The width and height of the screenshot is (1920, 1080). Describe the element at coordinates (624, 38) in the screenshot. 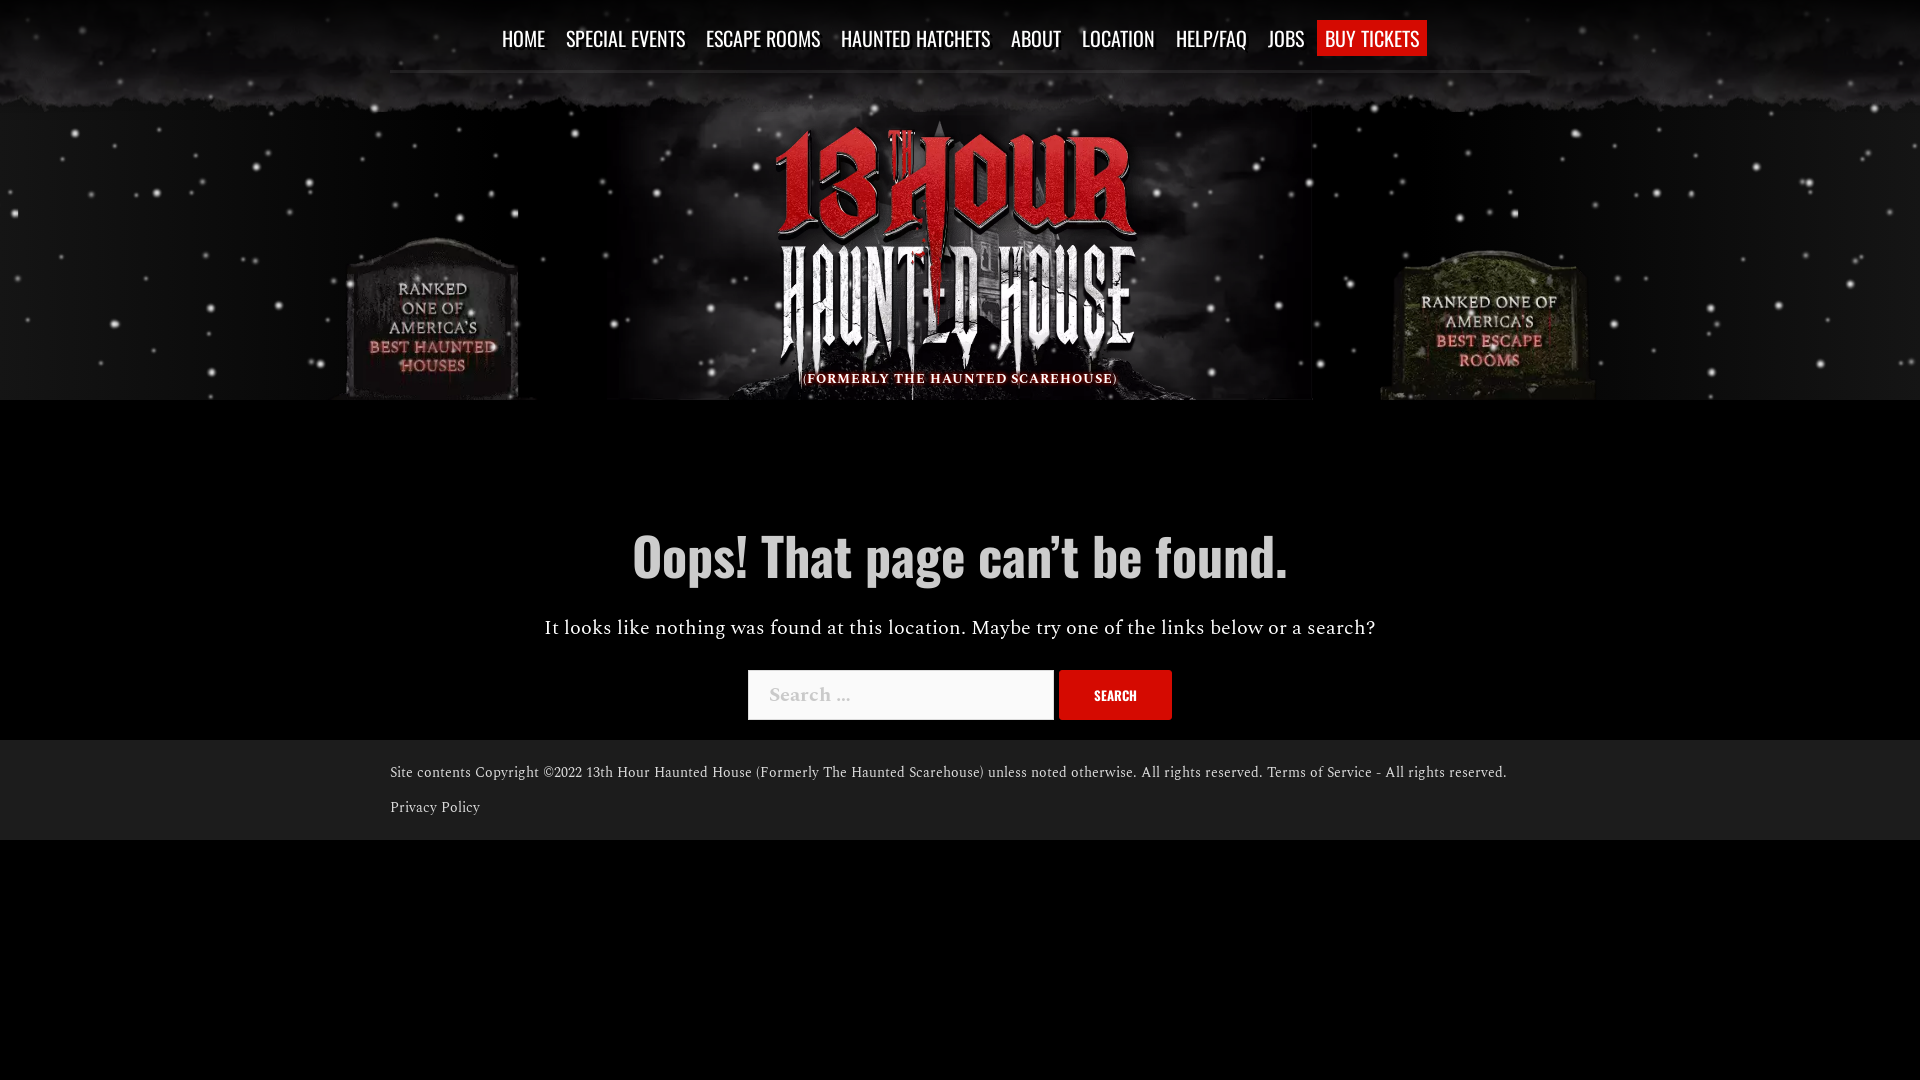

I see `'SPECIAL EVENTS'` at that location.